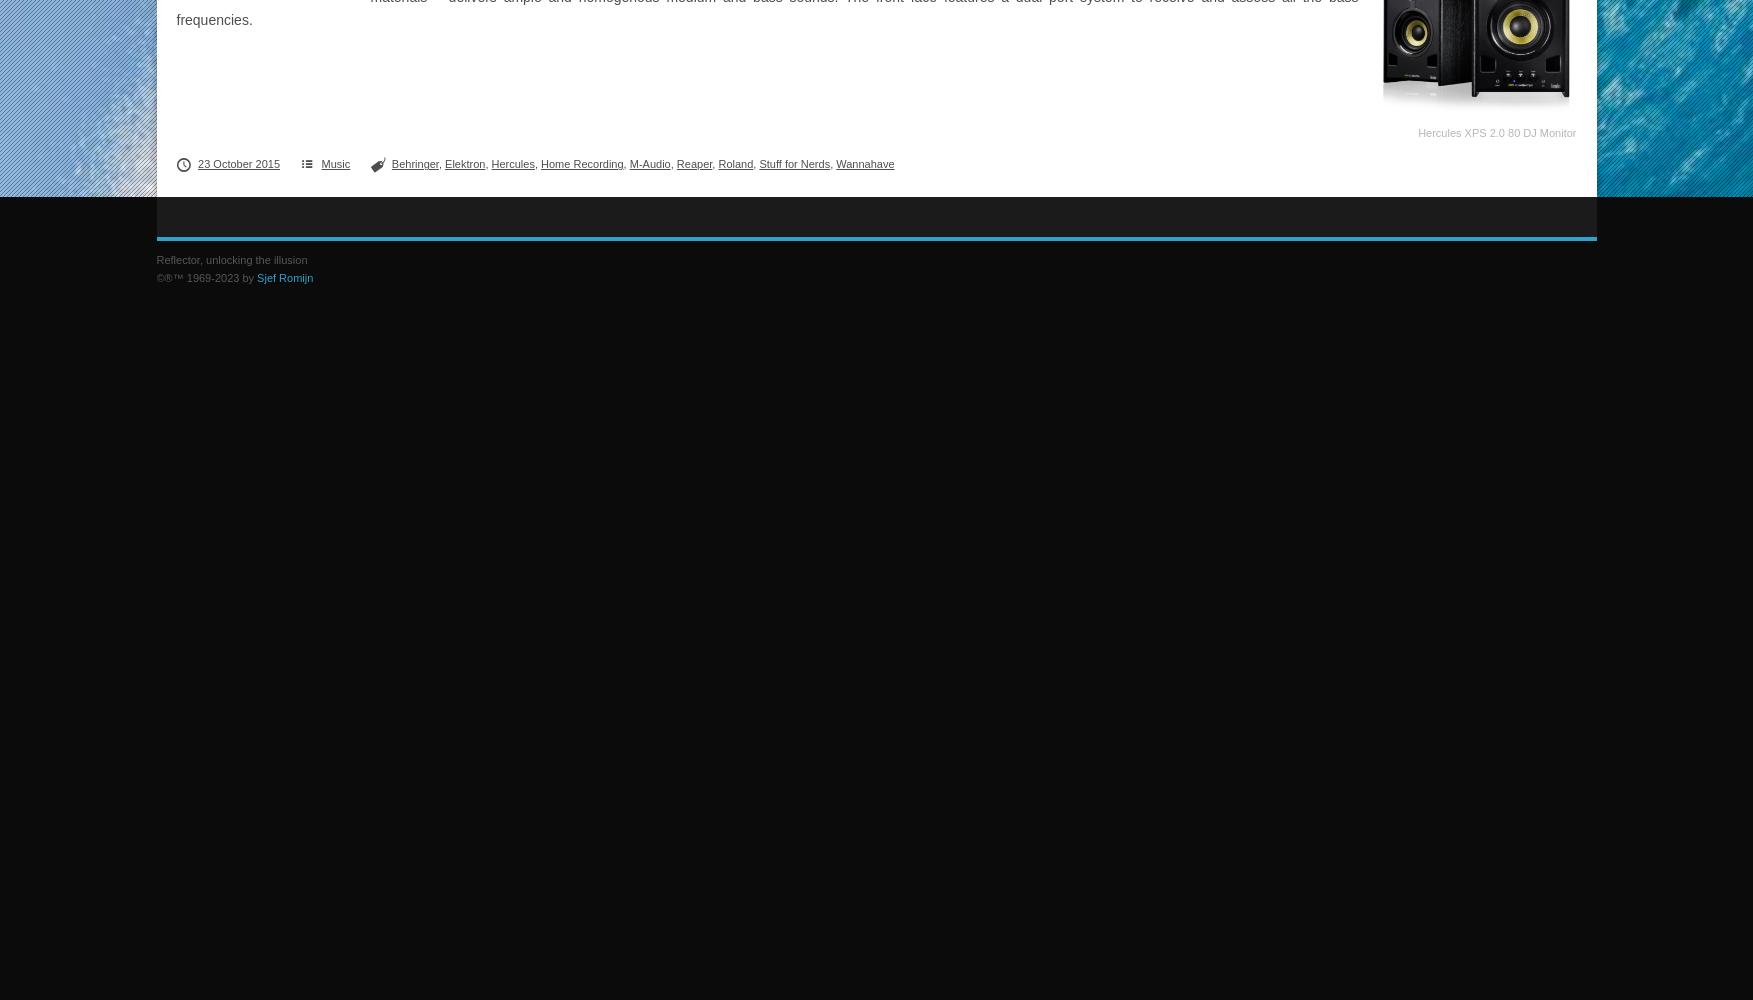  Describe the element at coordinates (580, 164) in the screenshot. I see `'Home Recording'` at that location.